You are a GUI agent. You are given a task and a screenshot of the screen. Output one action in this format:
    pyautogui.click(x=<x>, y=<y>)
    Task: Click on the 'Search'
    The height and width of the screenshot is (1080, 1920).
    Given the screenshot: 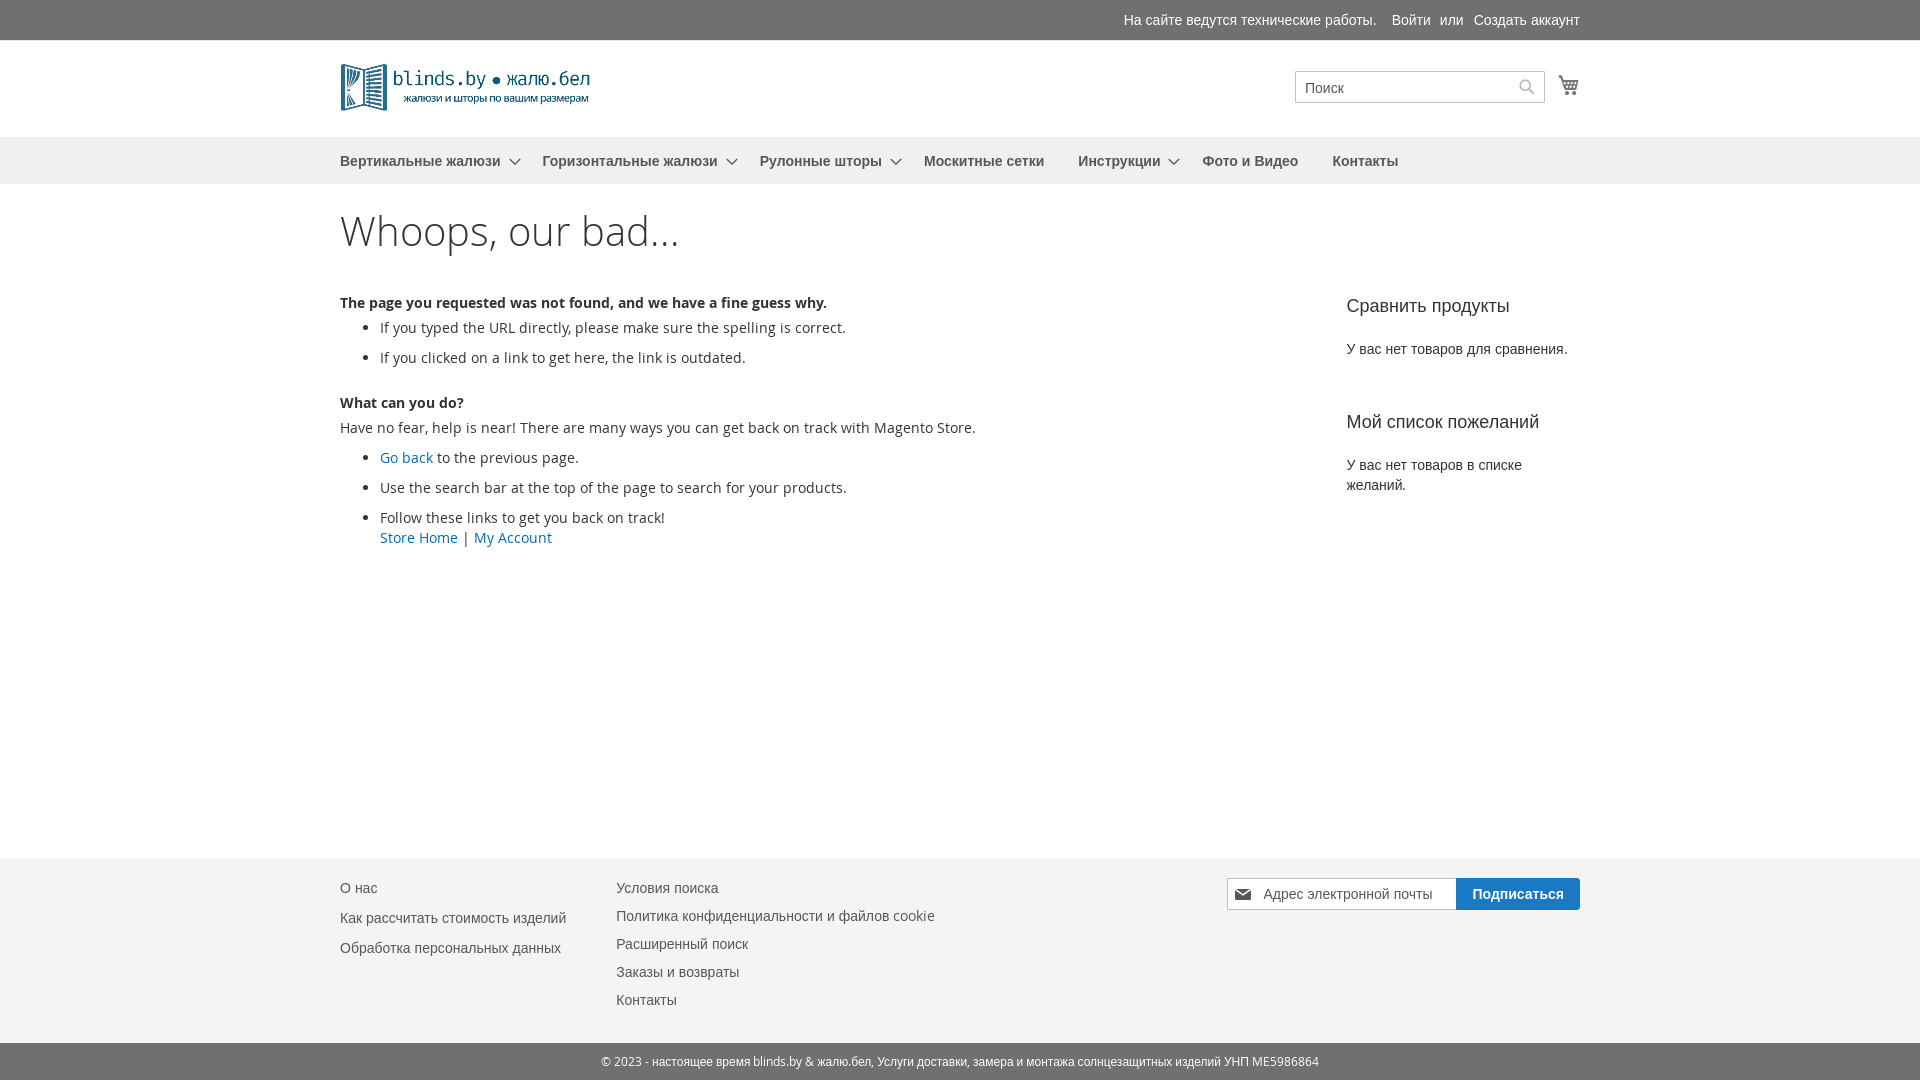 What is the action you would take?
    pyautogui.click(x=1525, y=86)
    